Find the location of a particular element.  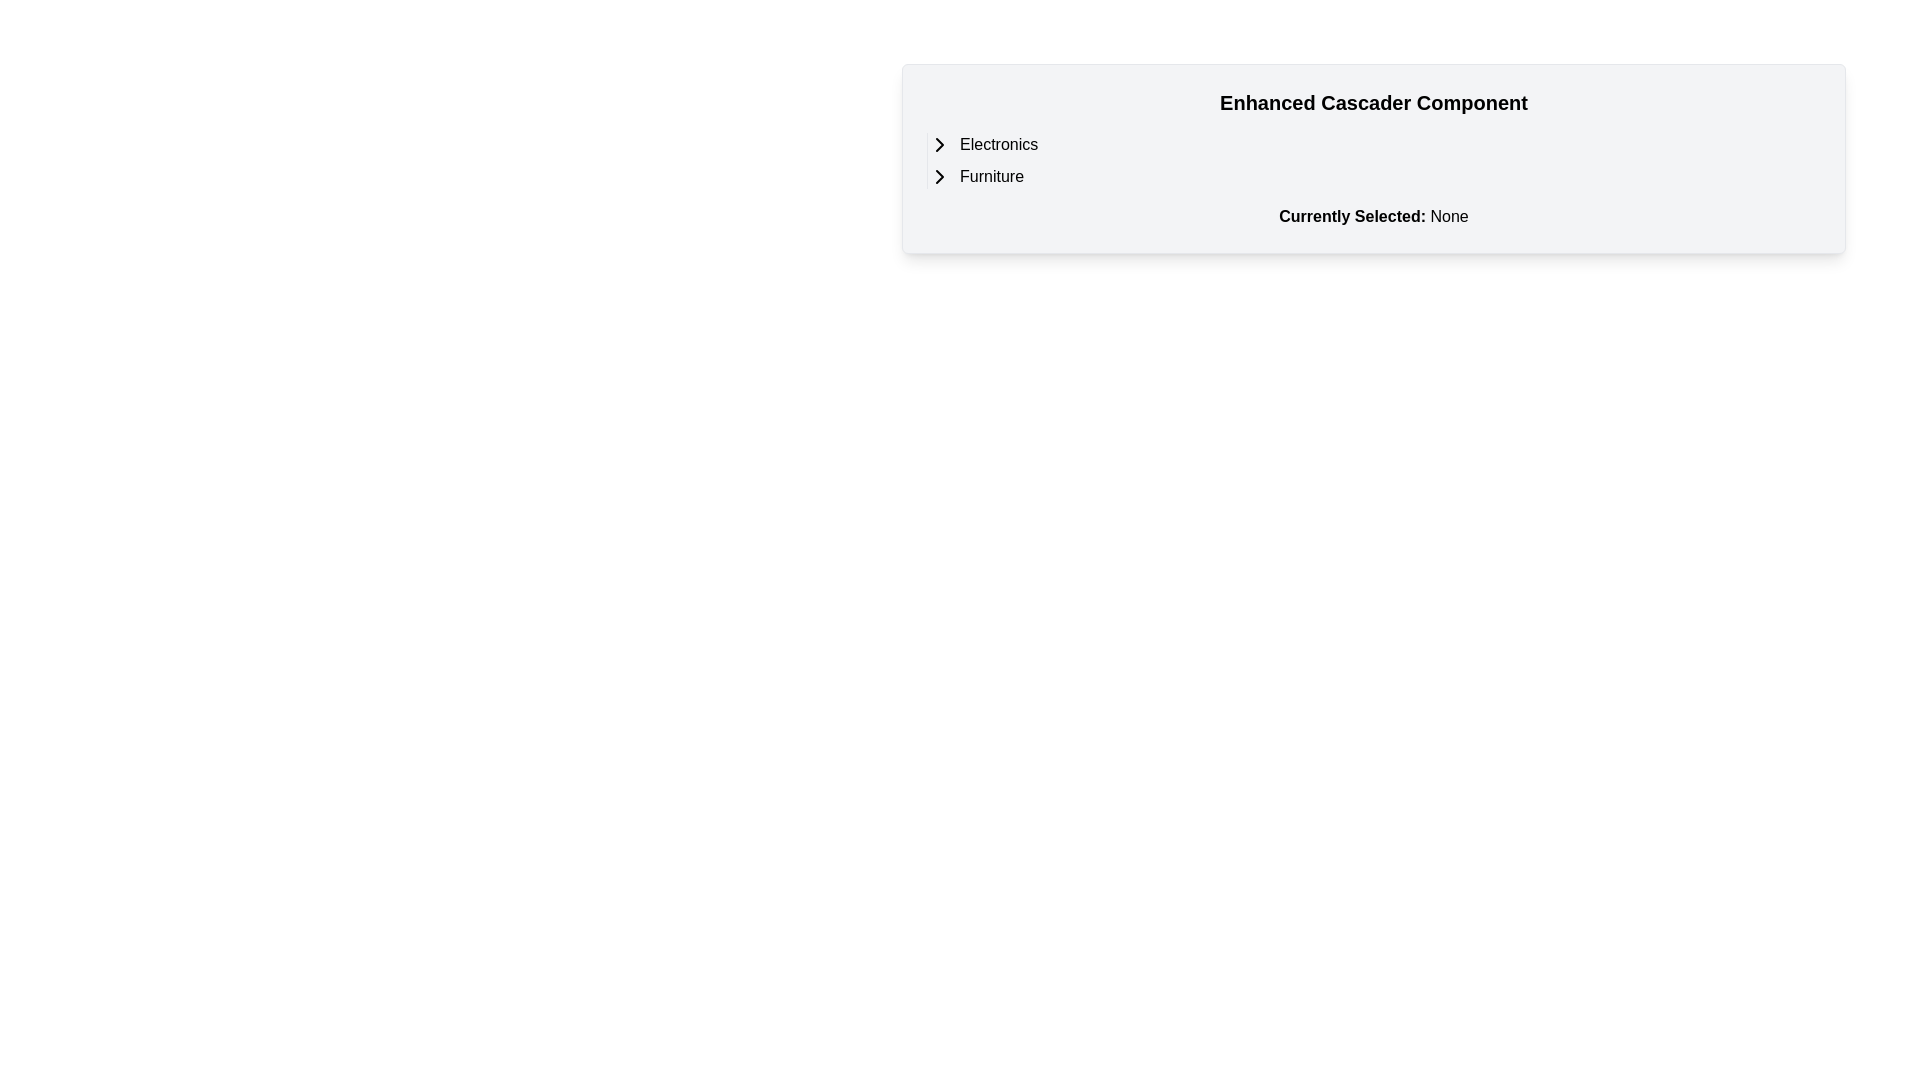

the Interactive Cascader Component titled 'Enhanced Cascader Component' to view the context menu is located at coordinates (1372, 157).